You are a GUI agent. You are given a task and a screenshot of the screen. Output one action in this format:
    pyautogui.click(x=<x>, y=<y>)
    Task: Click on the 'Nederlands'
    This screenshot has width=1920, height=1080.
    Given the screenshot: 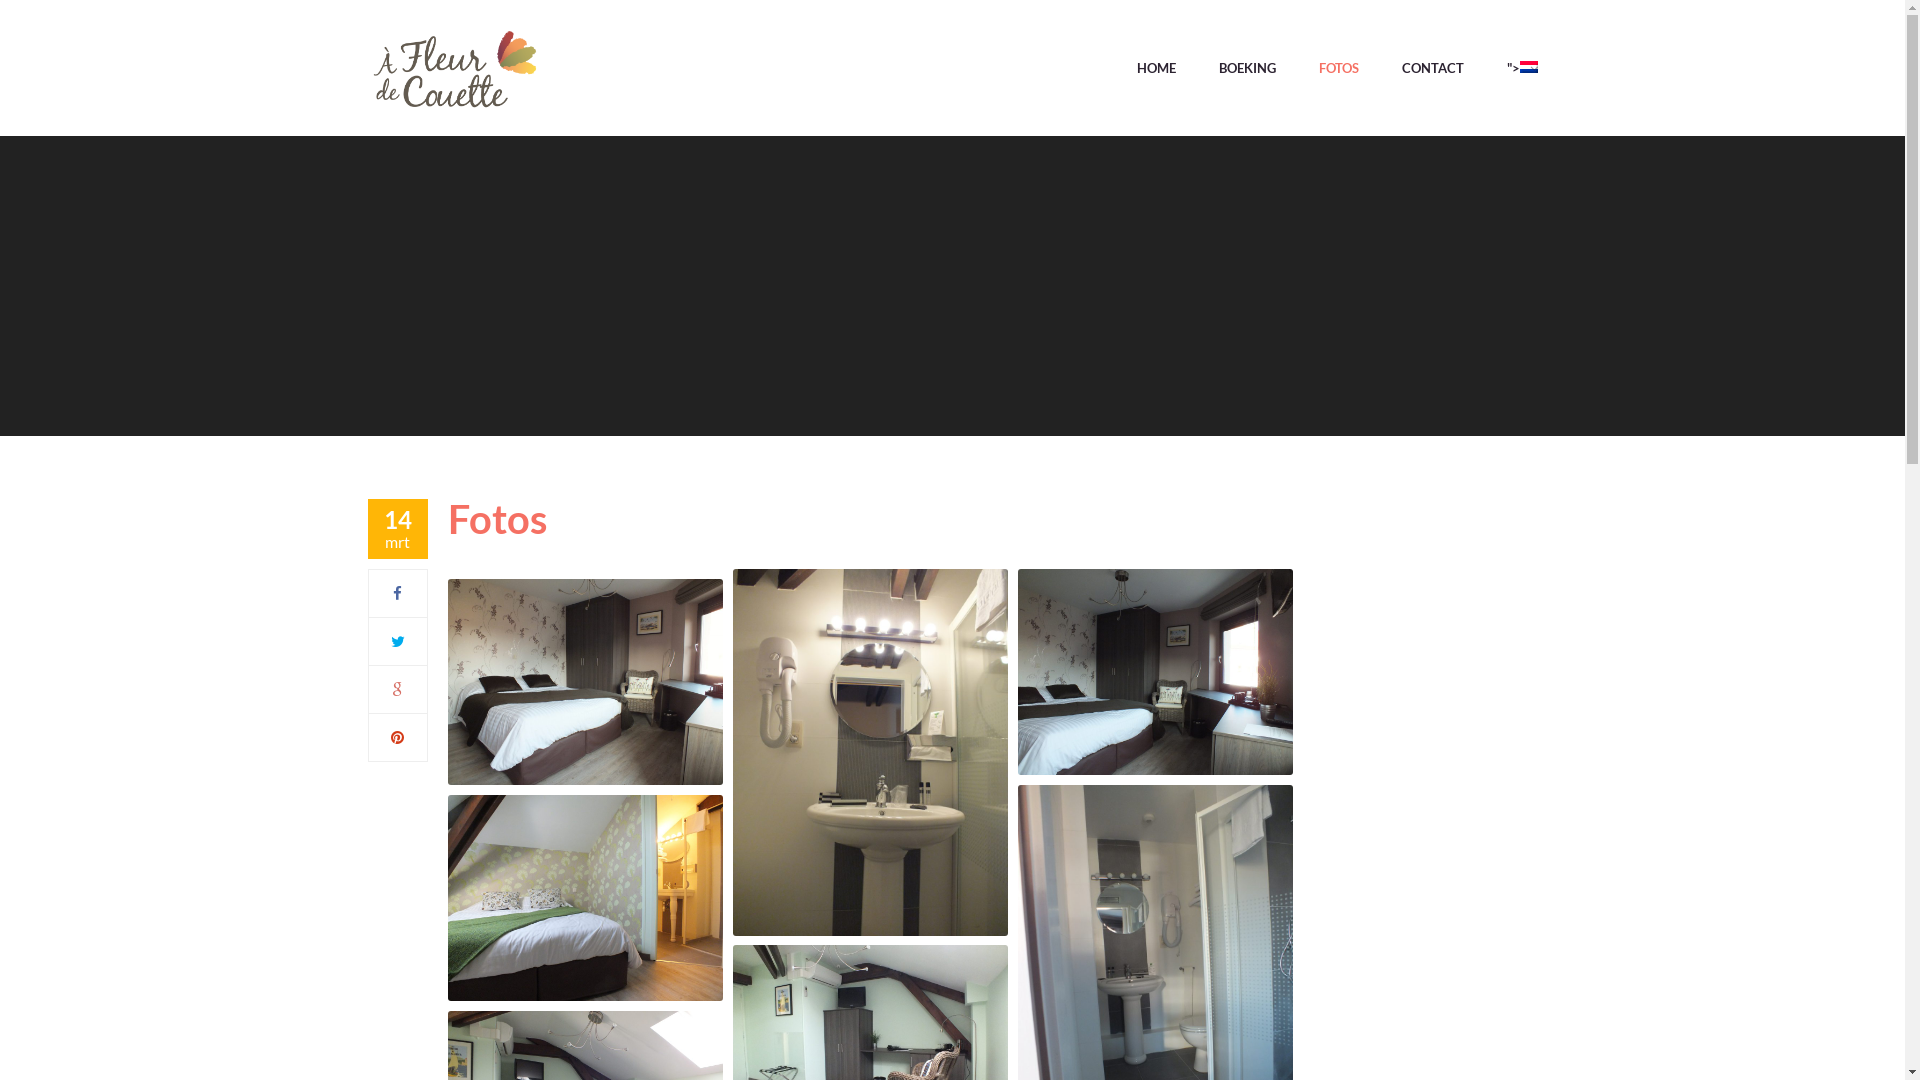 What is the action you would take?
    pyautogui.click(x=1528, y=65)
    